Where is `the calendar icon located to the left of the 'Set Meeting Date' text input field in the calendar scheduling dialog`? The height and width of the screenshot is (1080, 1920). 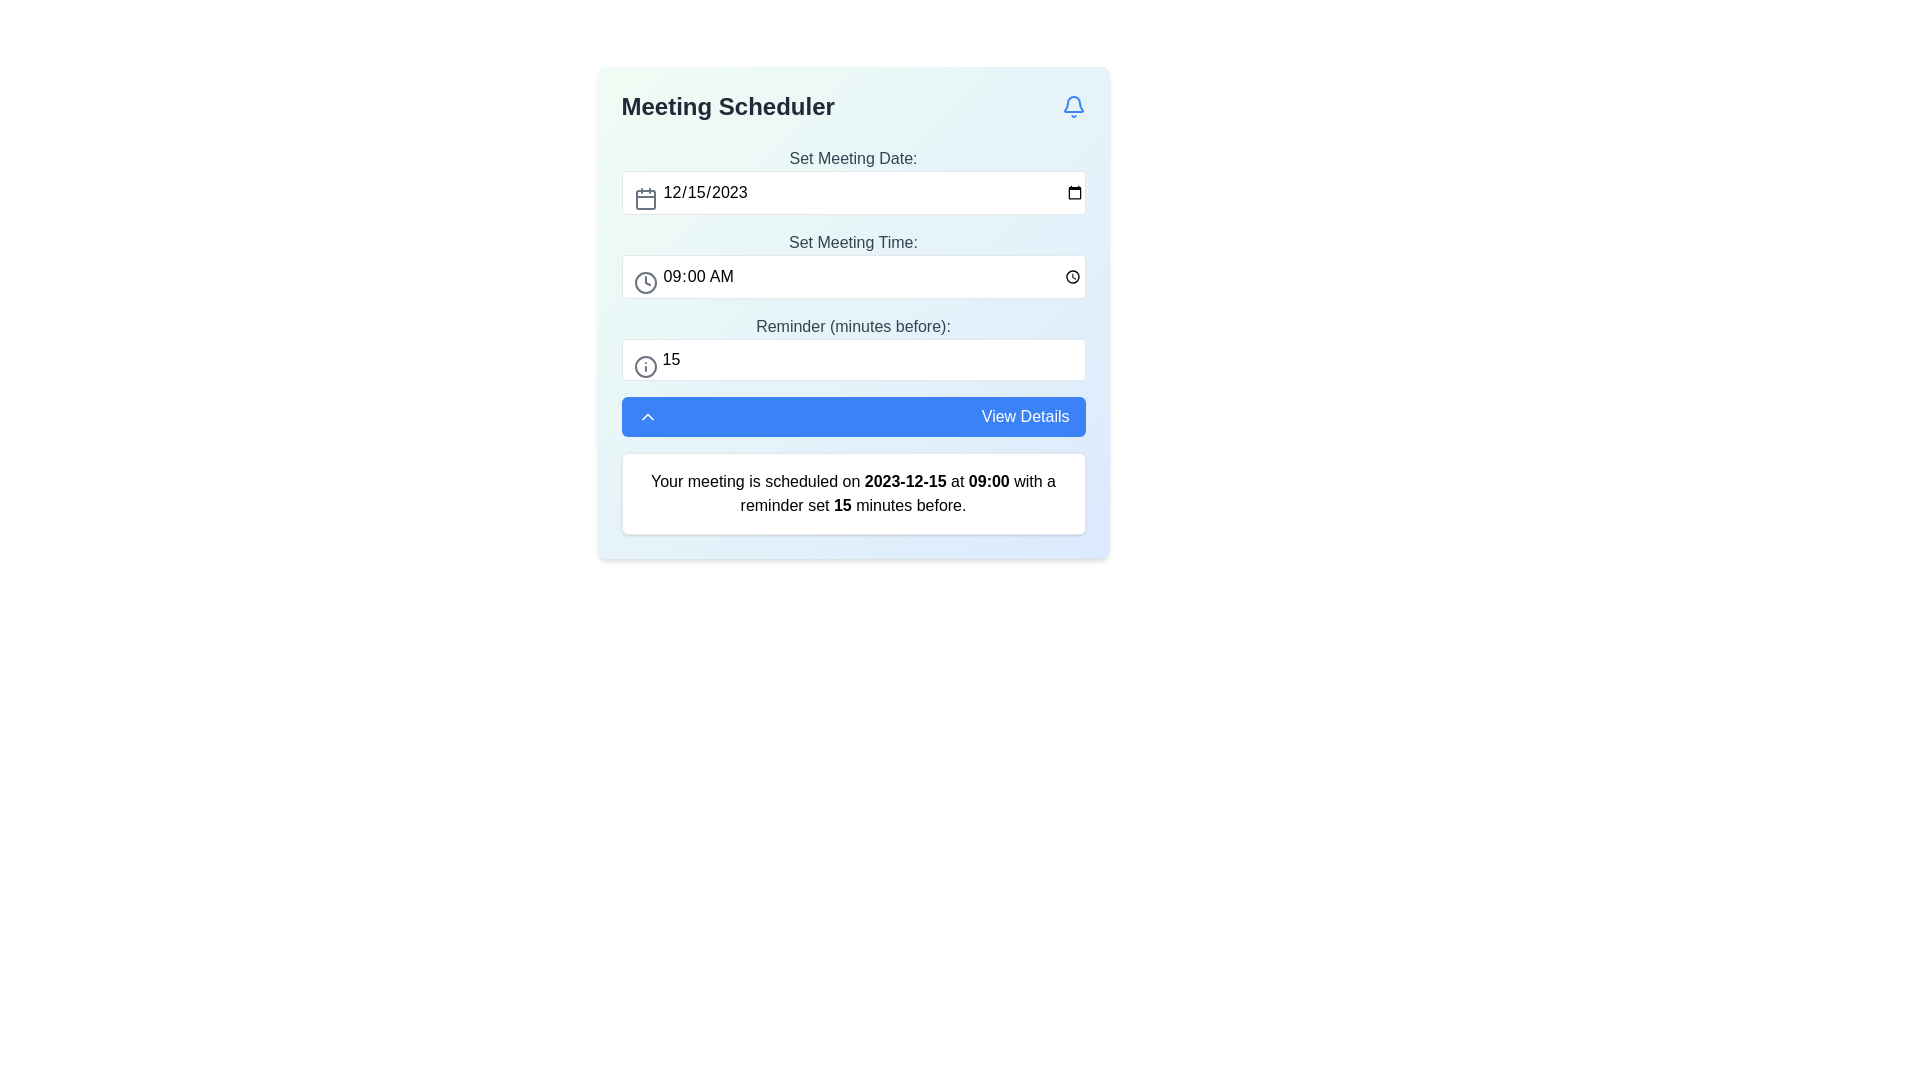
the calendar icon located to the left of the 'Set Meeting Date' text input field in the calendar scheduling dialog is located at coordinates (645, 199).